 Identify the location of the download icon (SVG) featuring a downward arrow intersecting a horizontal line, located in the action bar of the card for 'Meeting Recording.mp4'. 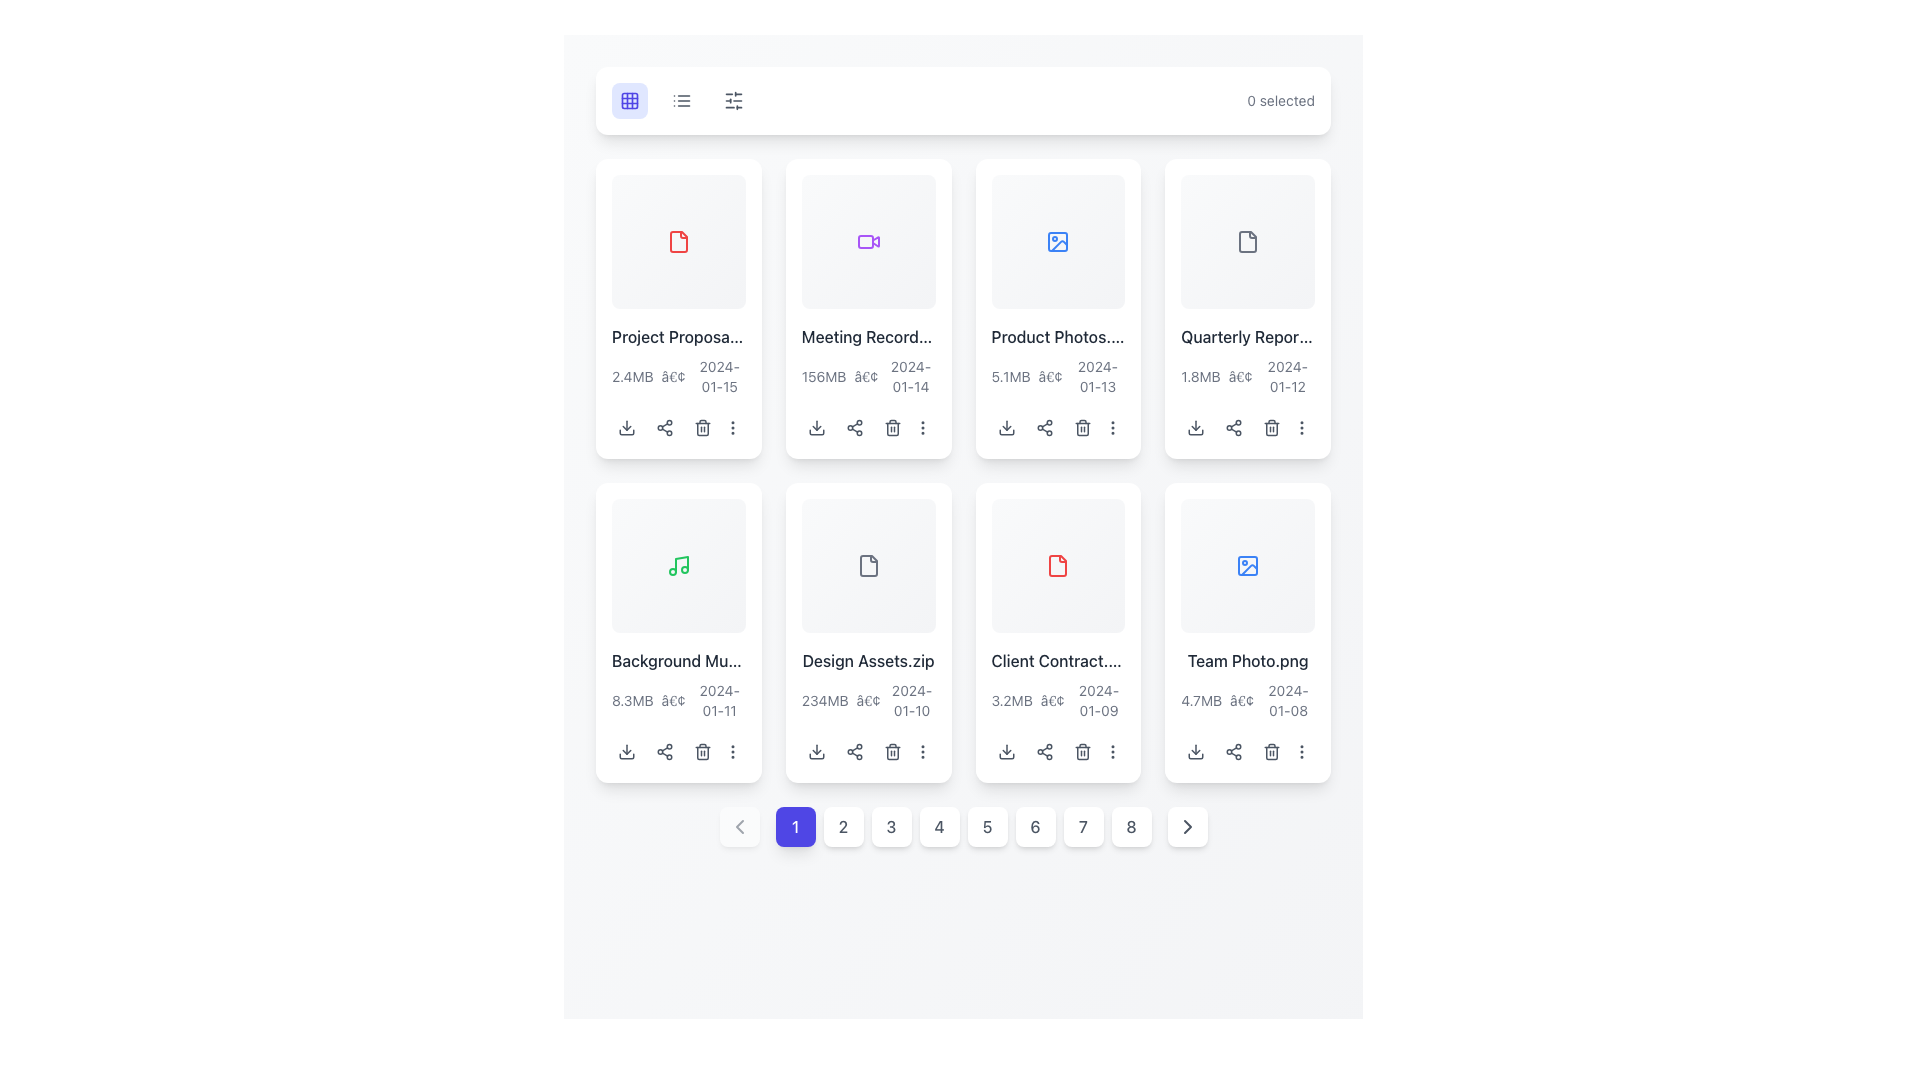
(816, 426).